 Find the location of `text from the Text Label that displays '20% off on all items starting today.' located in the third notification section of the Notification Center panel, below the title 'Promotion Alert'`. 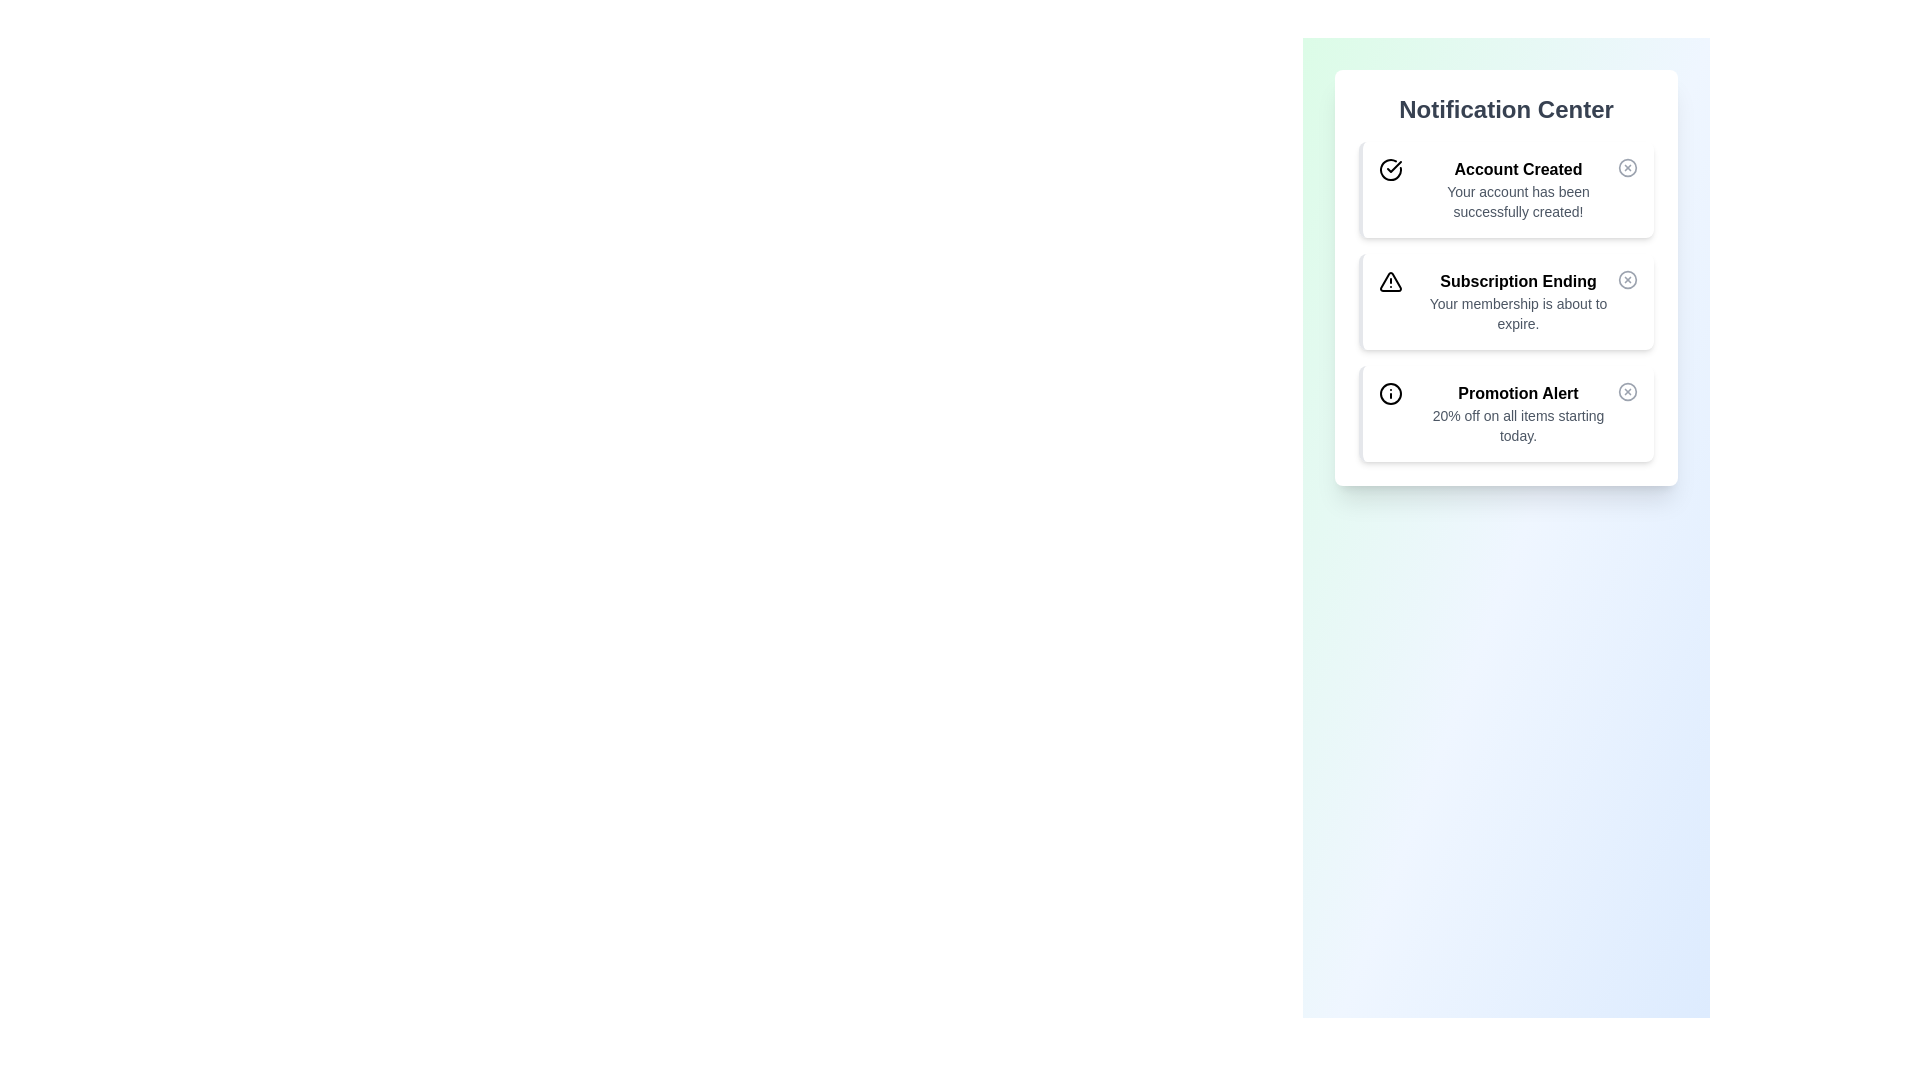

text from the Text Label that displays '20% off on all items starting today.' located in the third notification section of the Notification Center panel, below the title 'Promotion Alert' is located at coordinates (1518, 424).